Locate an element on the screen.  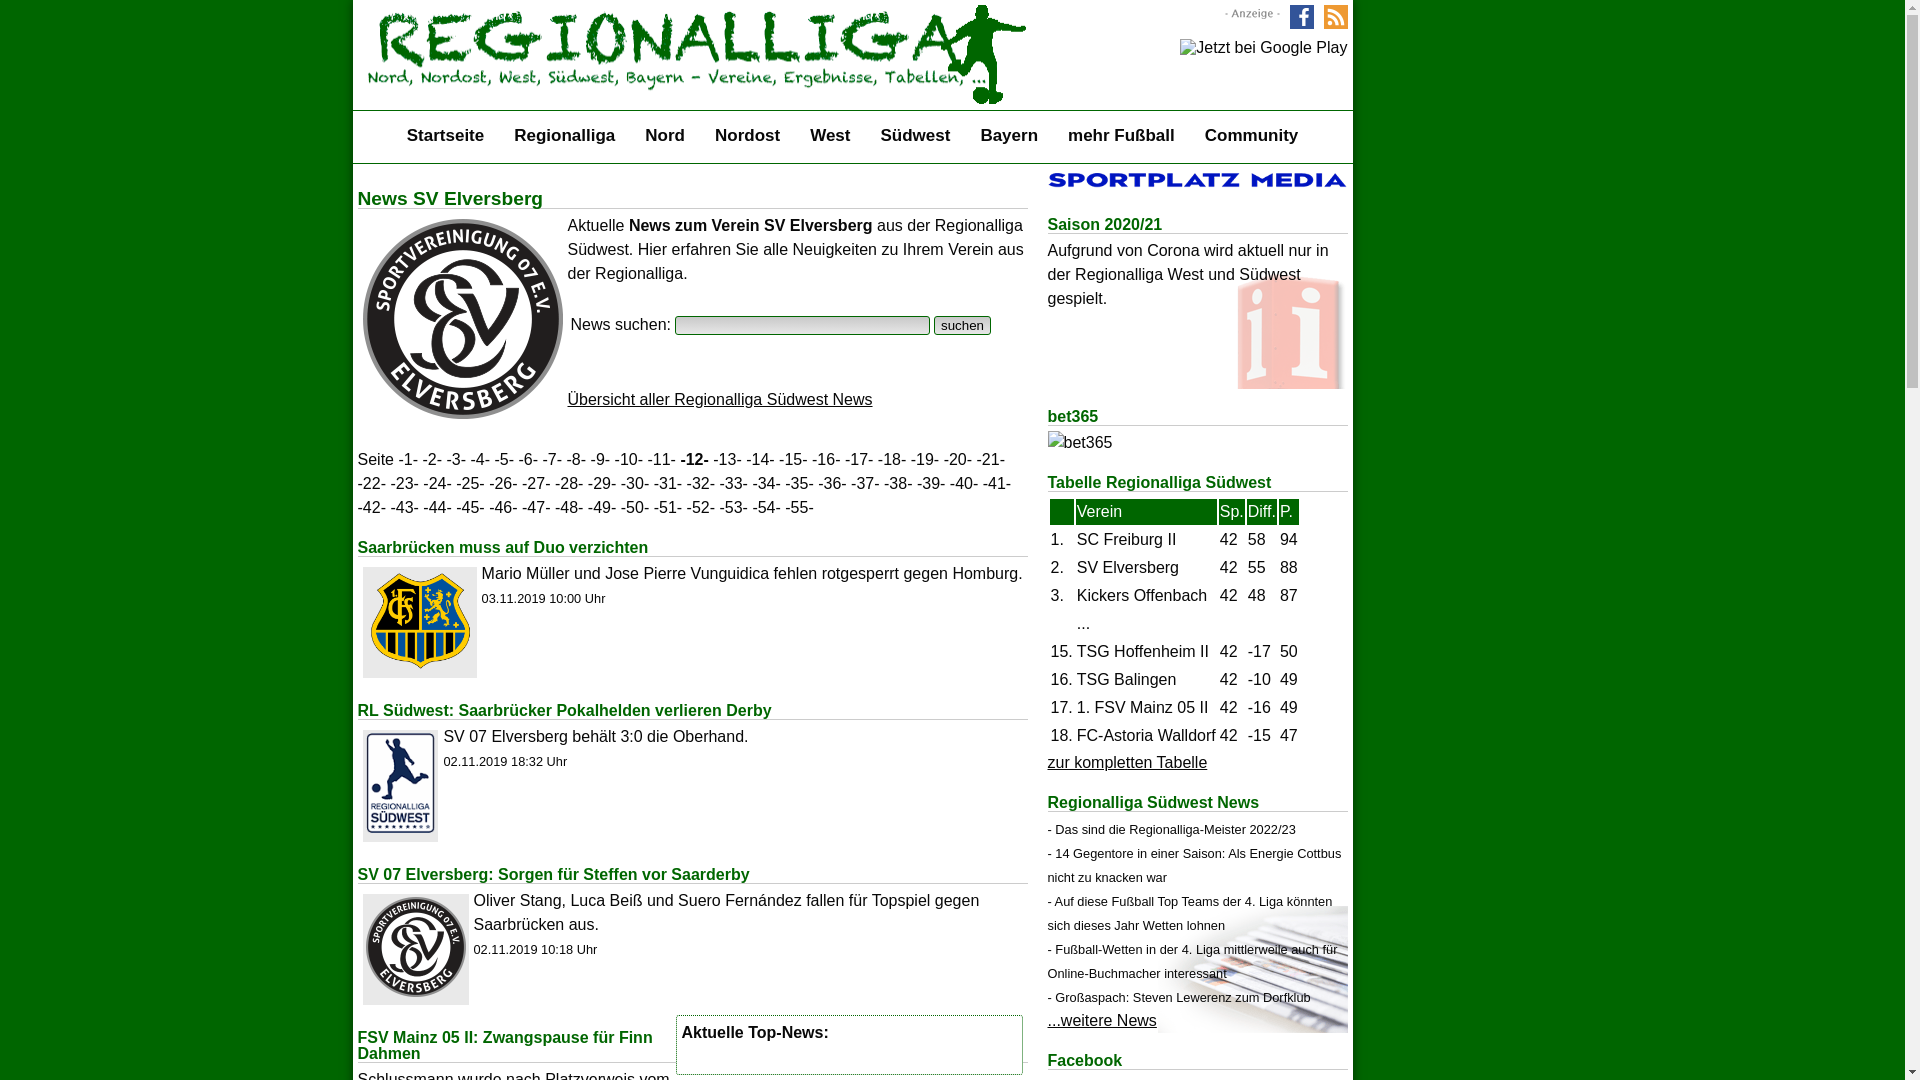
'-54-' is located at coordinates (765, 506).